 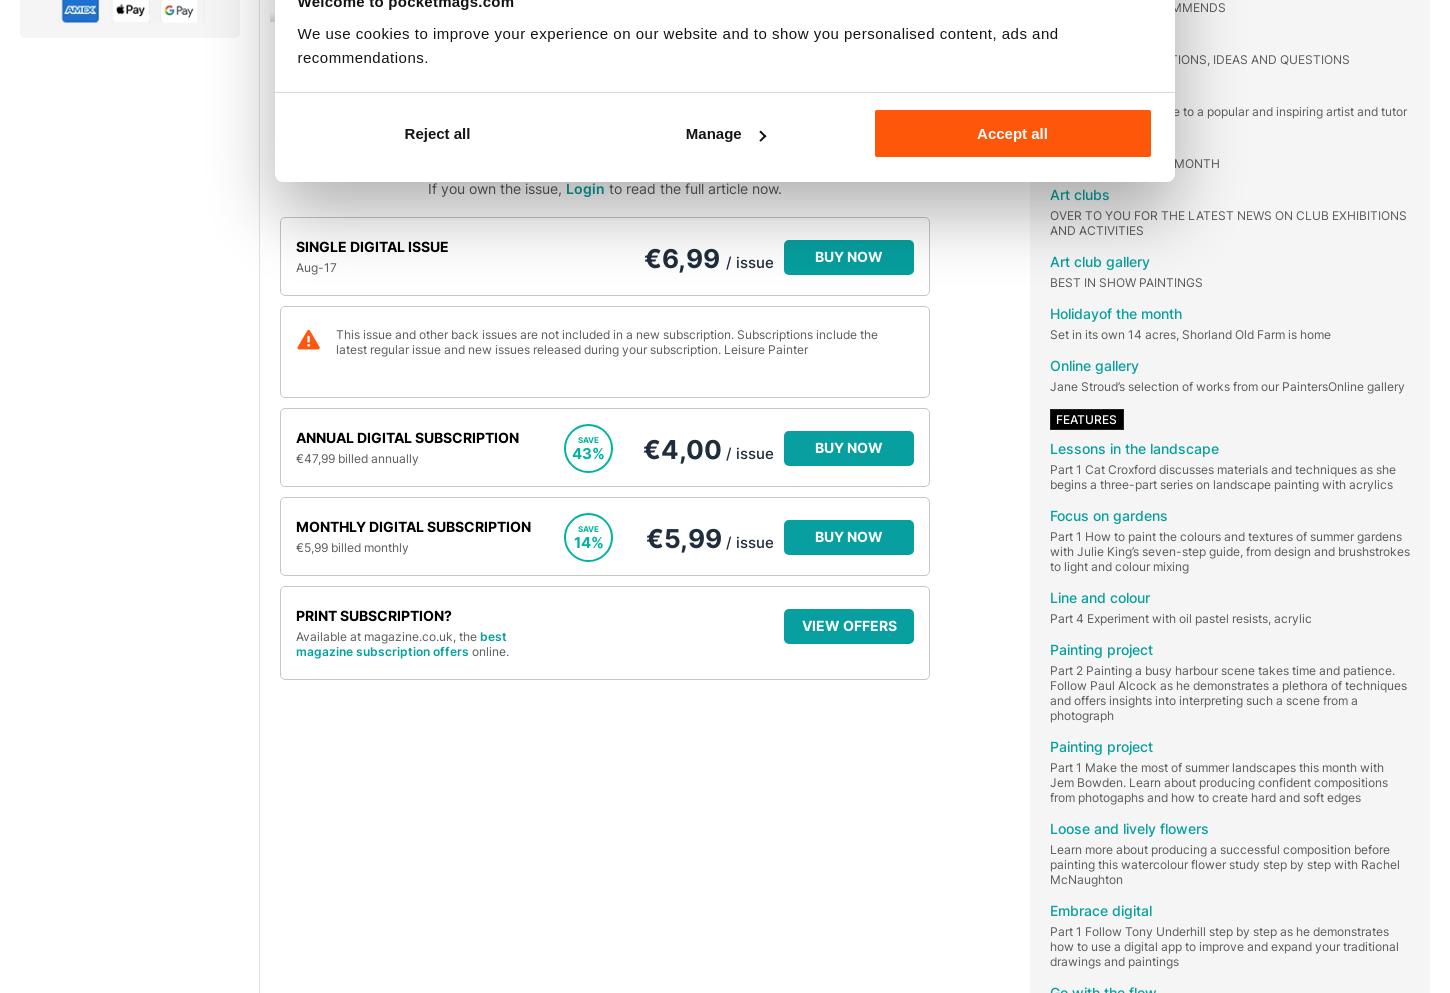 What do you see at coordinates (1125, 282) in the screenshot?
I see `'BEST IN SHOW PAINTINGS'` at bounding box center [1125, 282].